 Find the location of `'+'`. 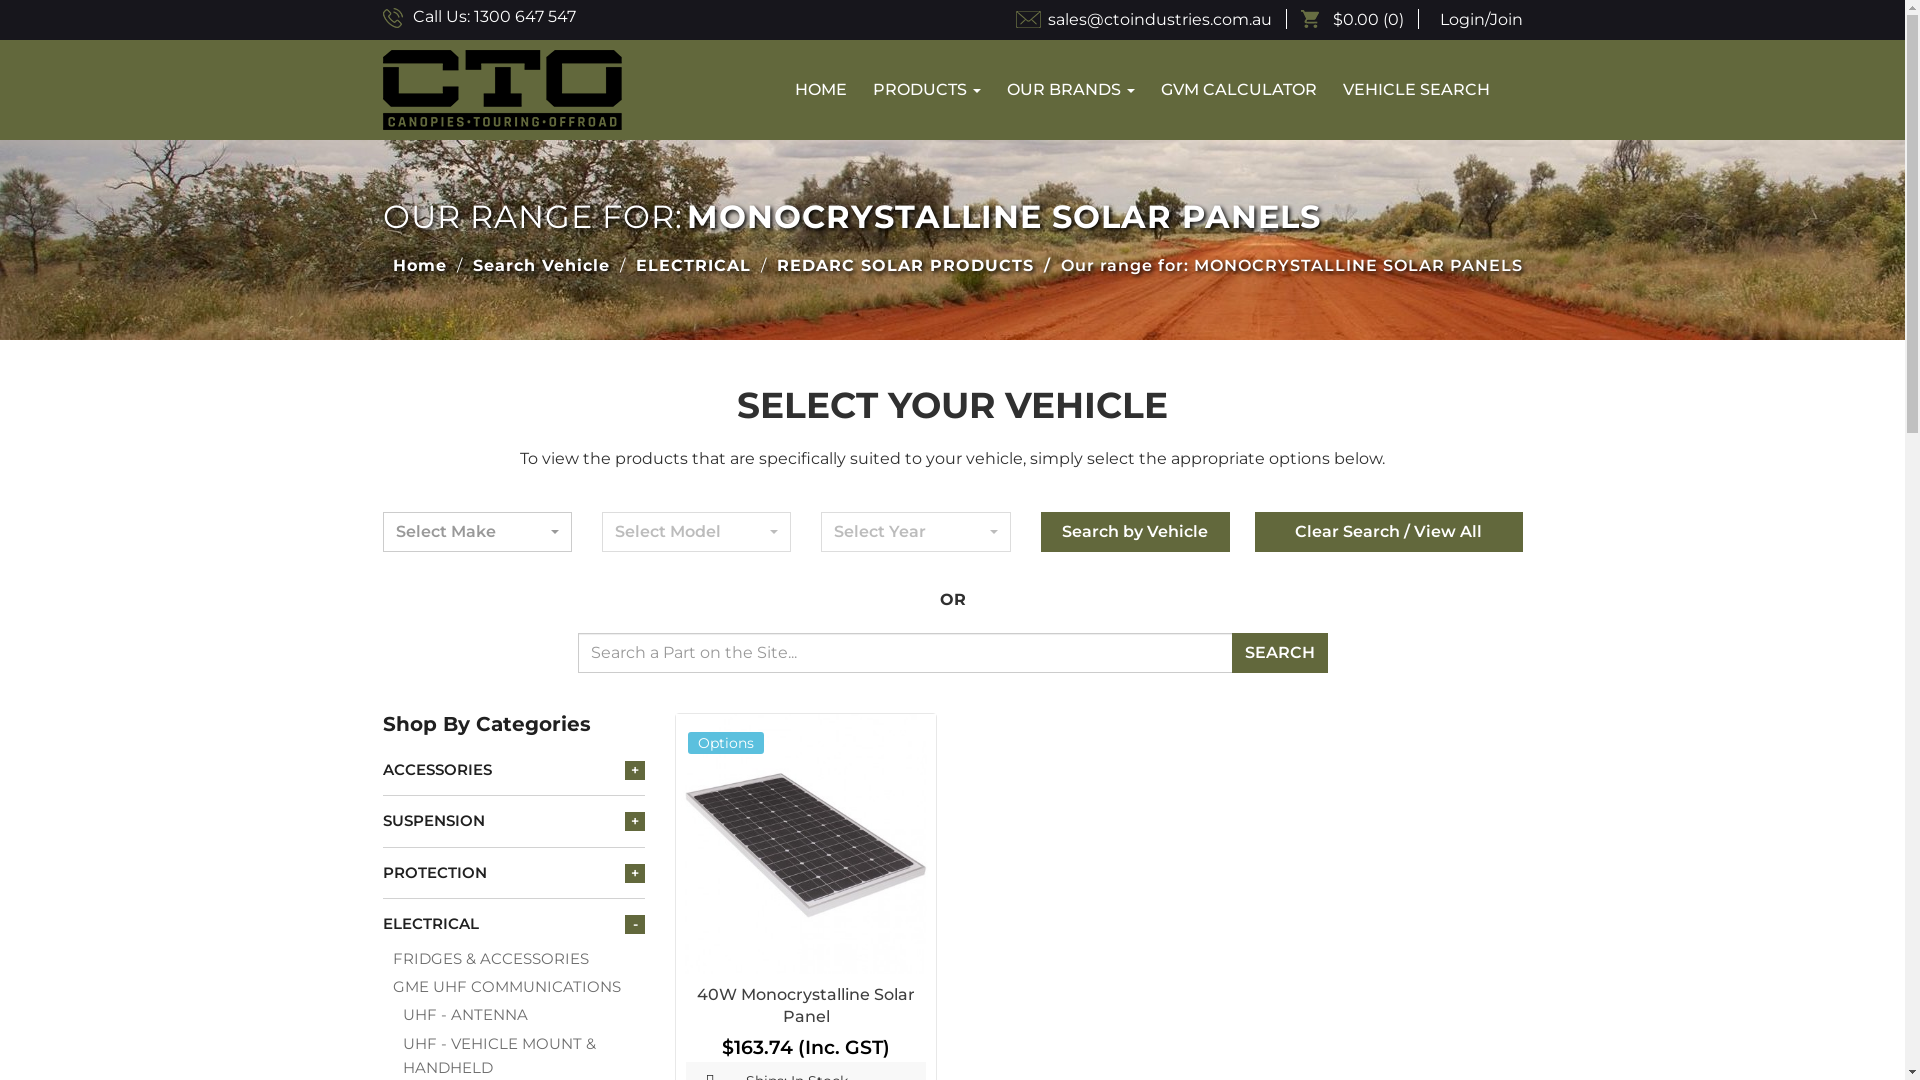

'+' is located at coordinates (623, 769).